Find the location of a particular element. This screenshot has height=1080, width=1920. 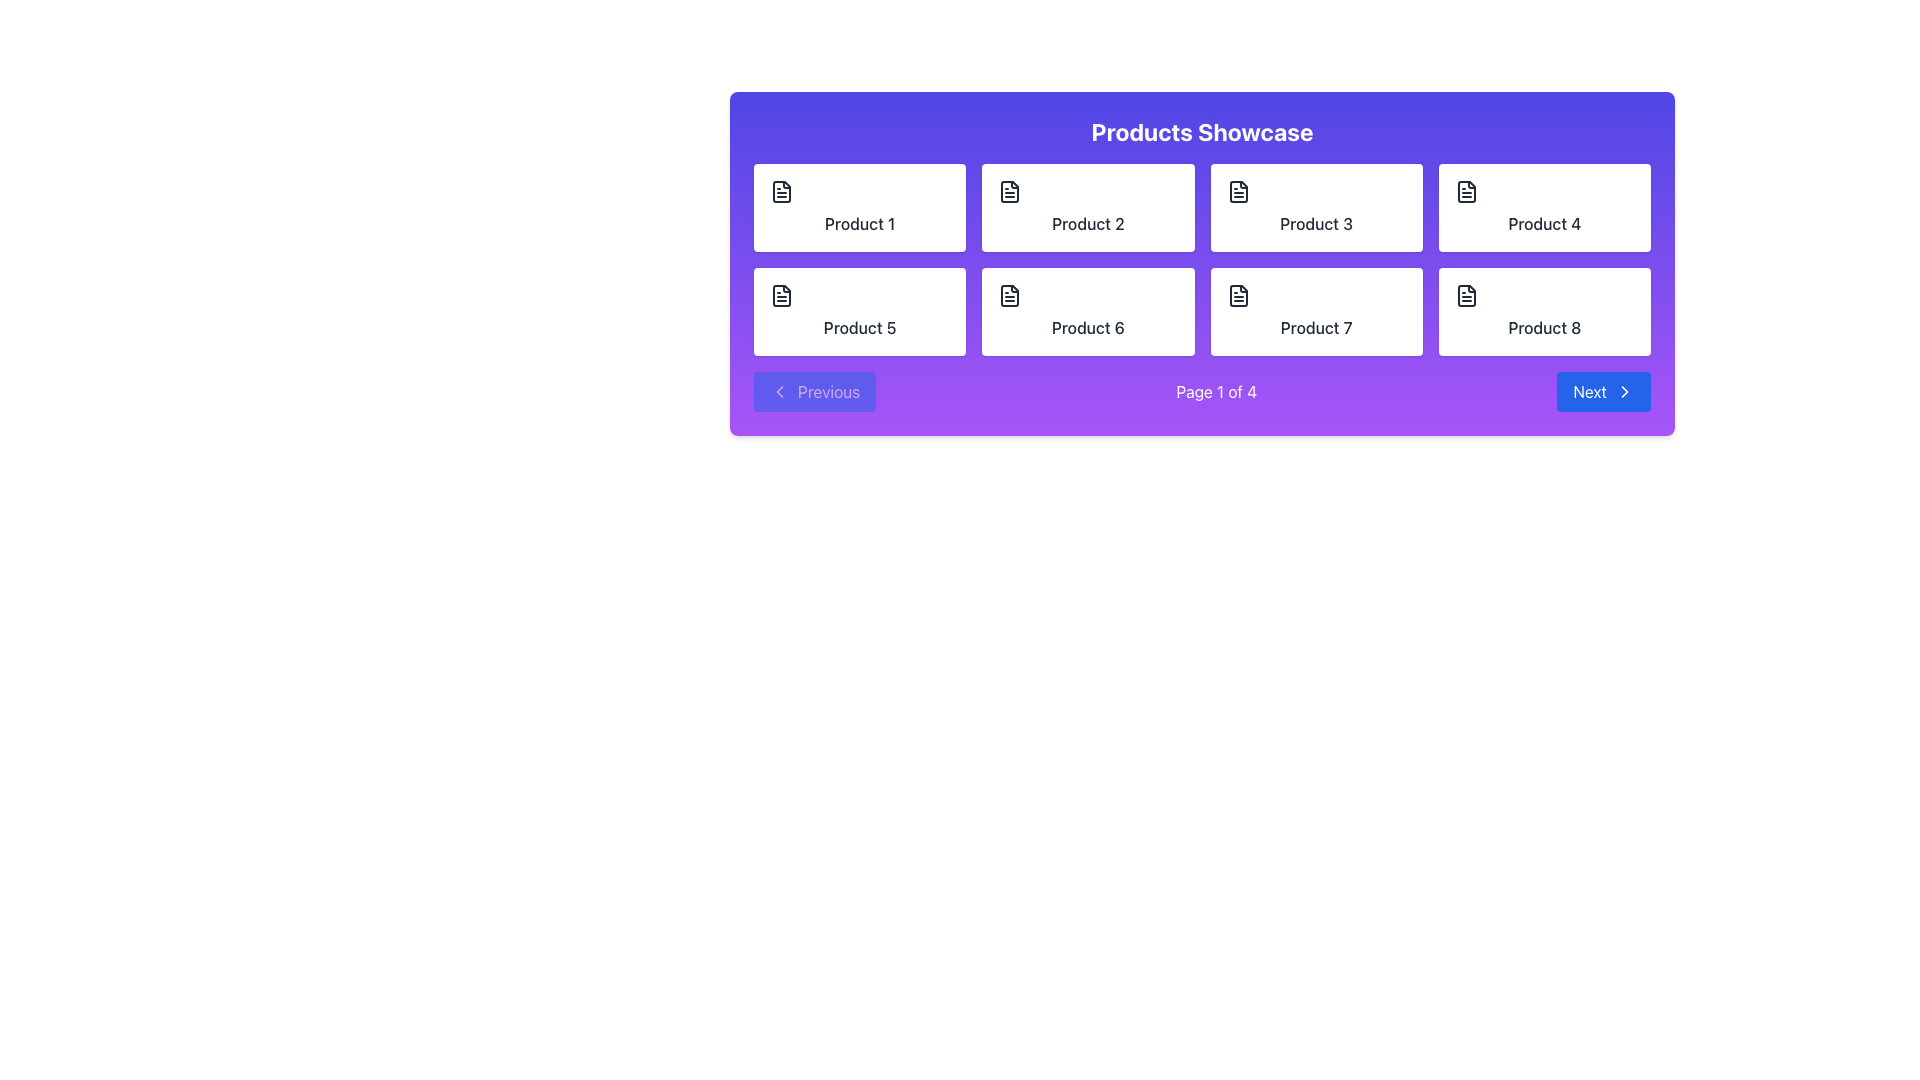

the graphical icon resembling a document file located above the text 'Product 1' in the grid layout is located at coordinates (781, 192).